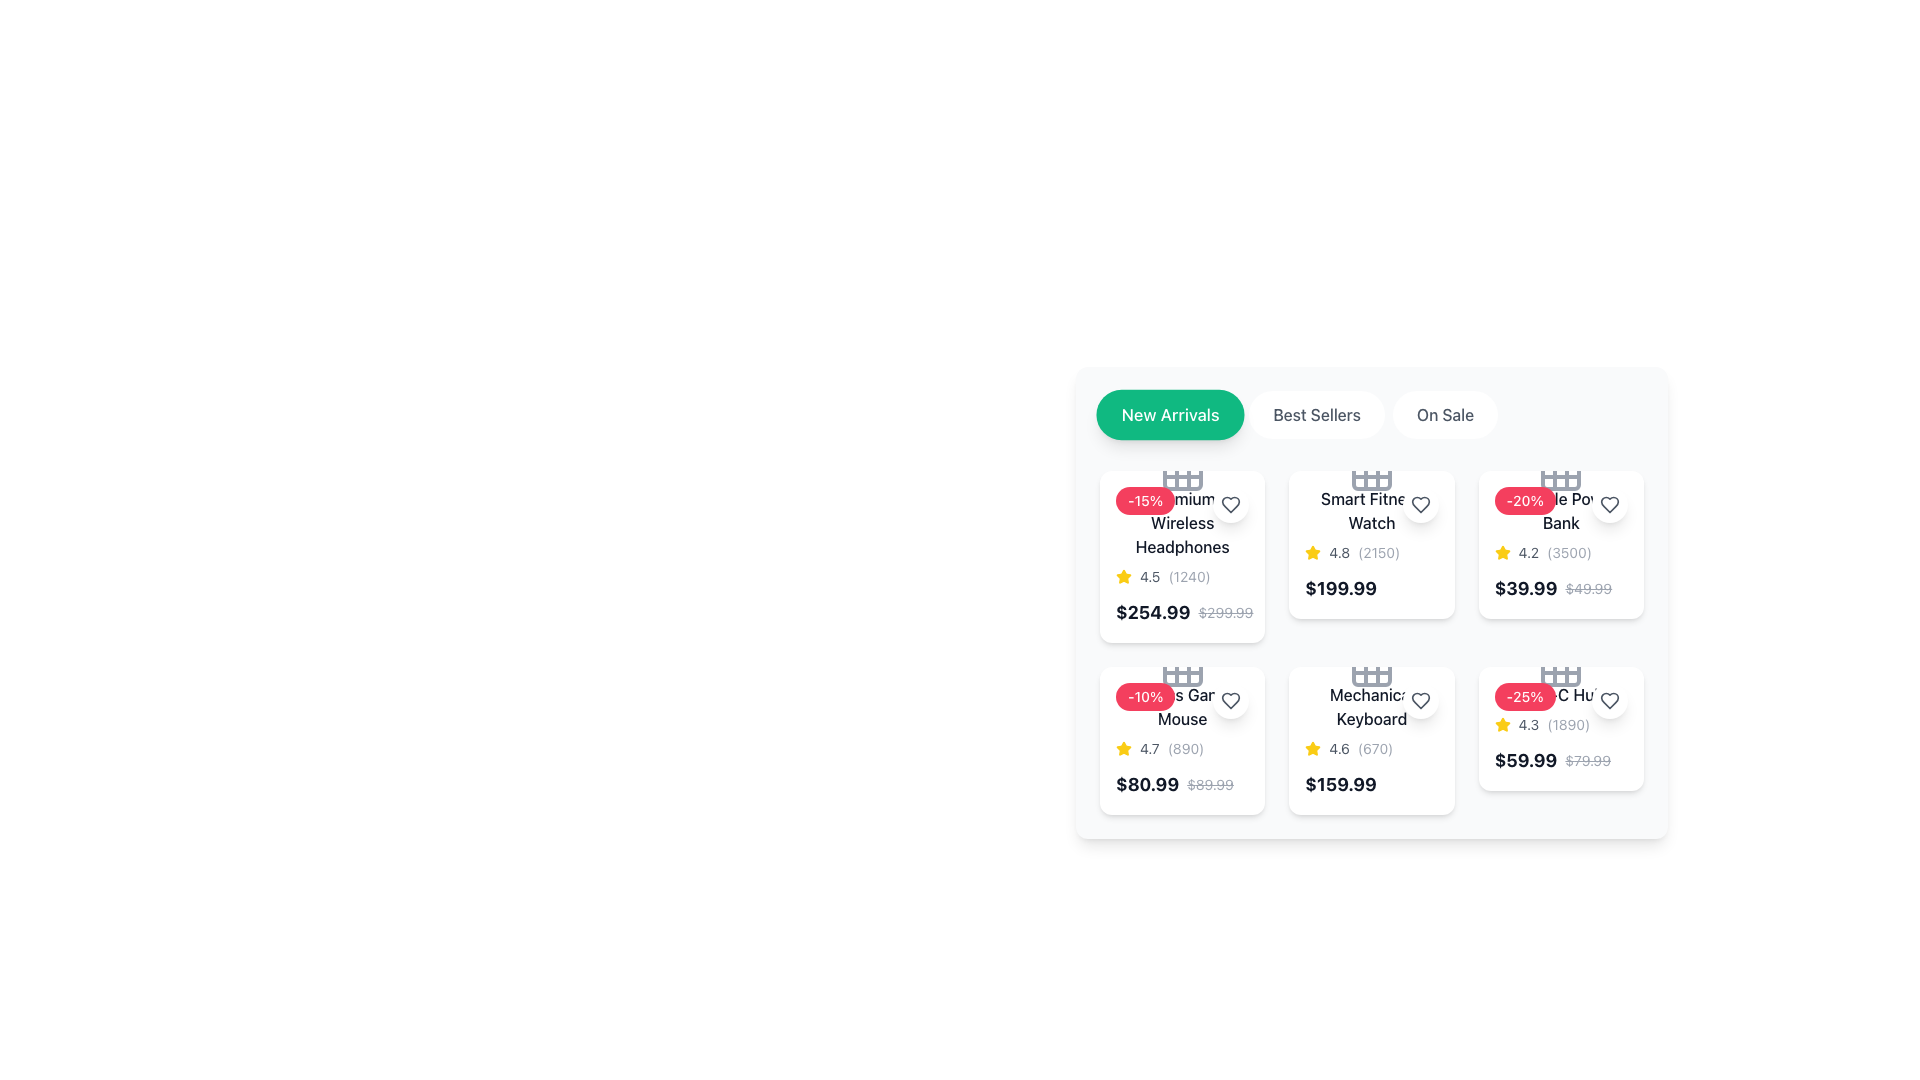  I want to click on text label displaying the product name 'Portable Power Bank', located in the lower right corner of the product grid card, beneath a discount badge and next to a heart icon, so click(1560, 509).